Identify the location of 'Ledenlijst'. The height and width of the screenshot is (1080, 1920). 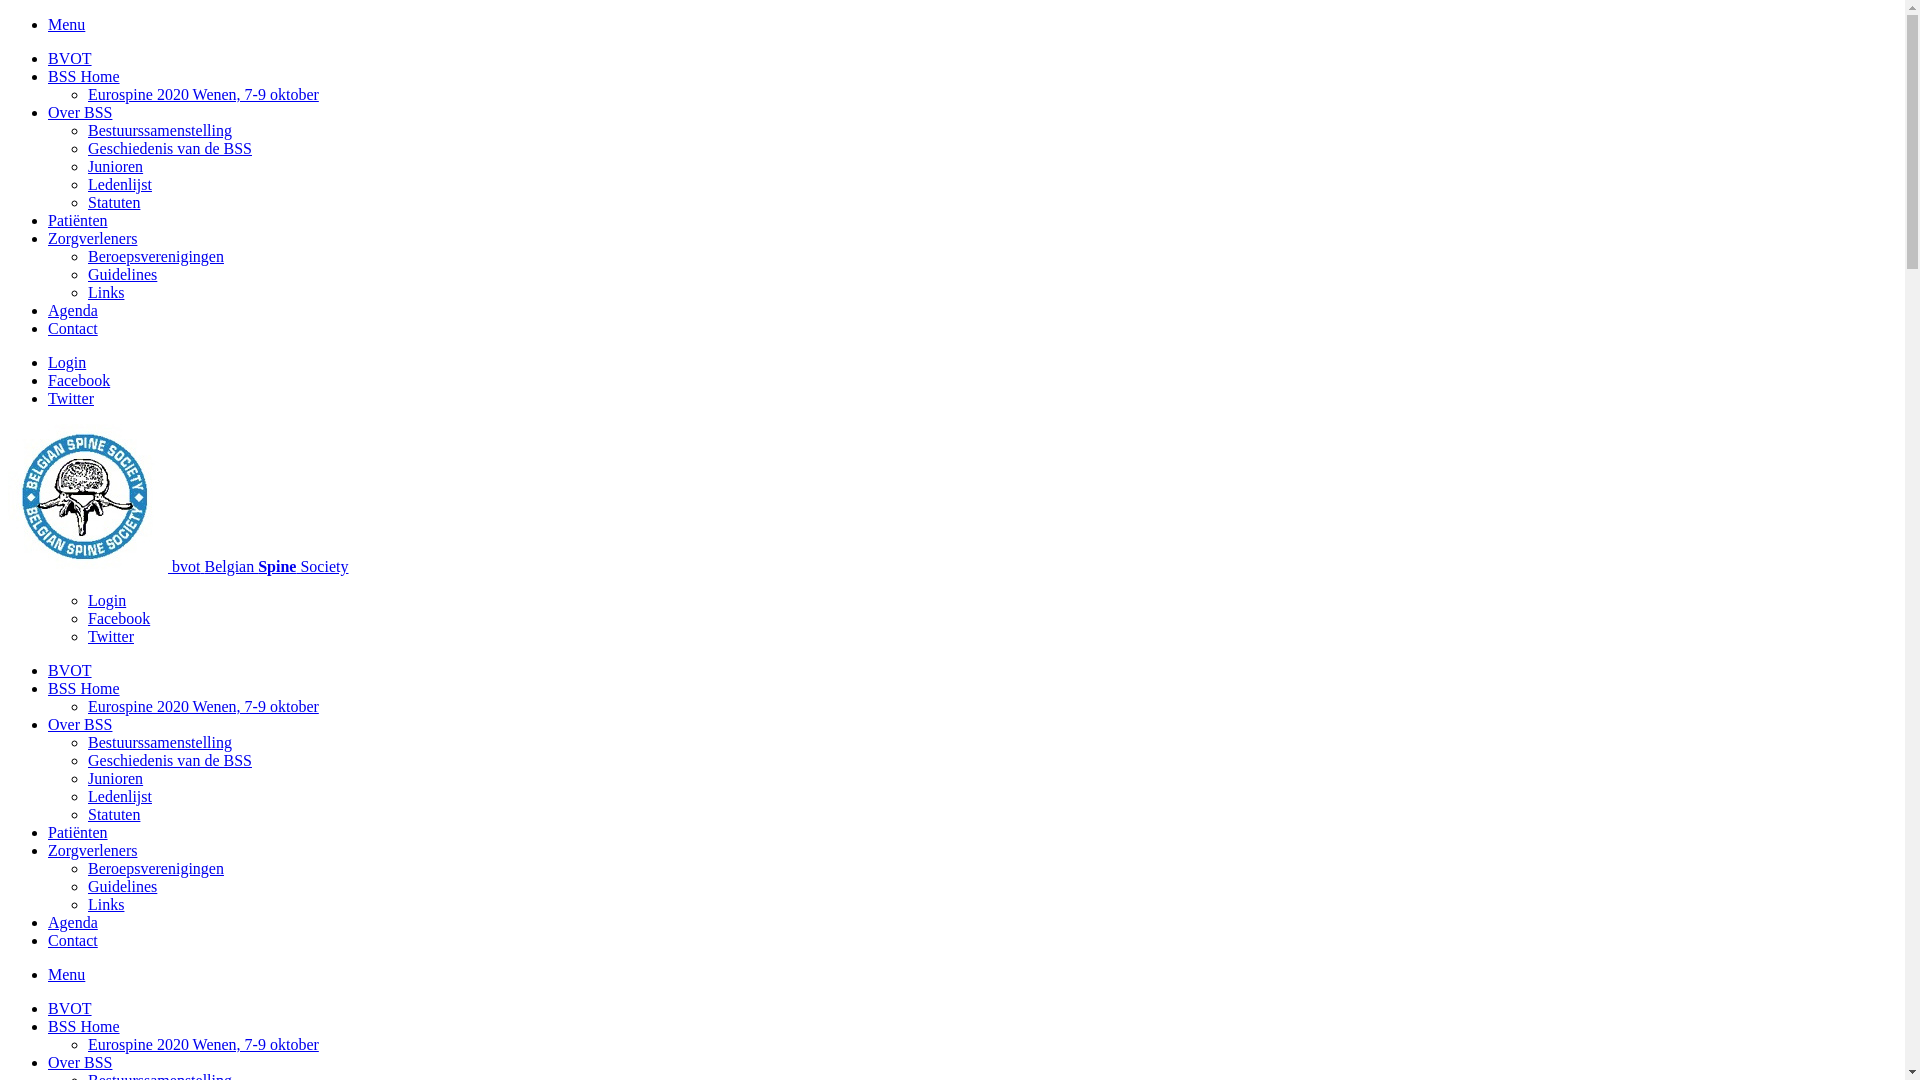
(119, 795).